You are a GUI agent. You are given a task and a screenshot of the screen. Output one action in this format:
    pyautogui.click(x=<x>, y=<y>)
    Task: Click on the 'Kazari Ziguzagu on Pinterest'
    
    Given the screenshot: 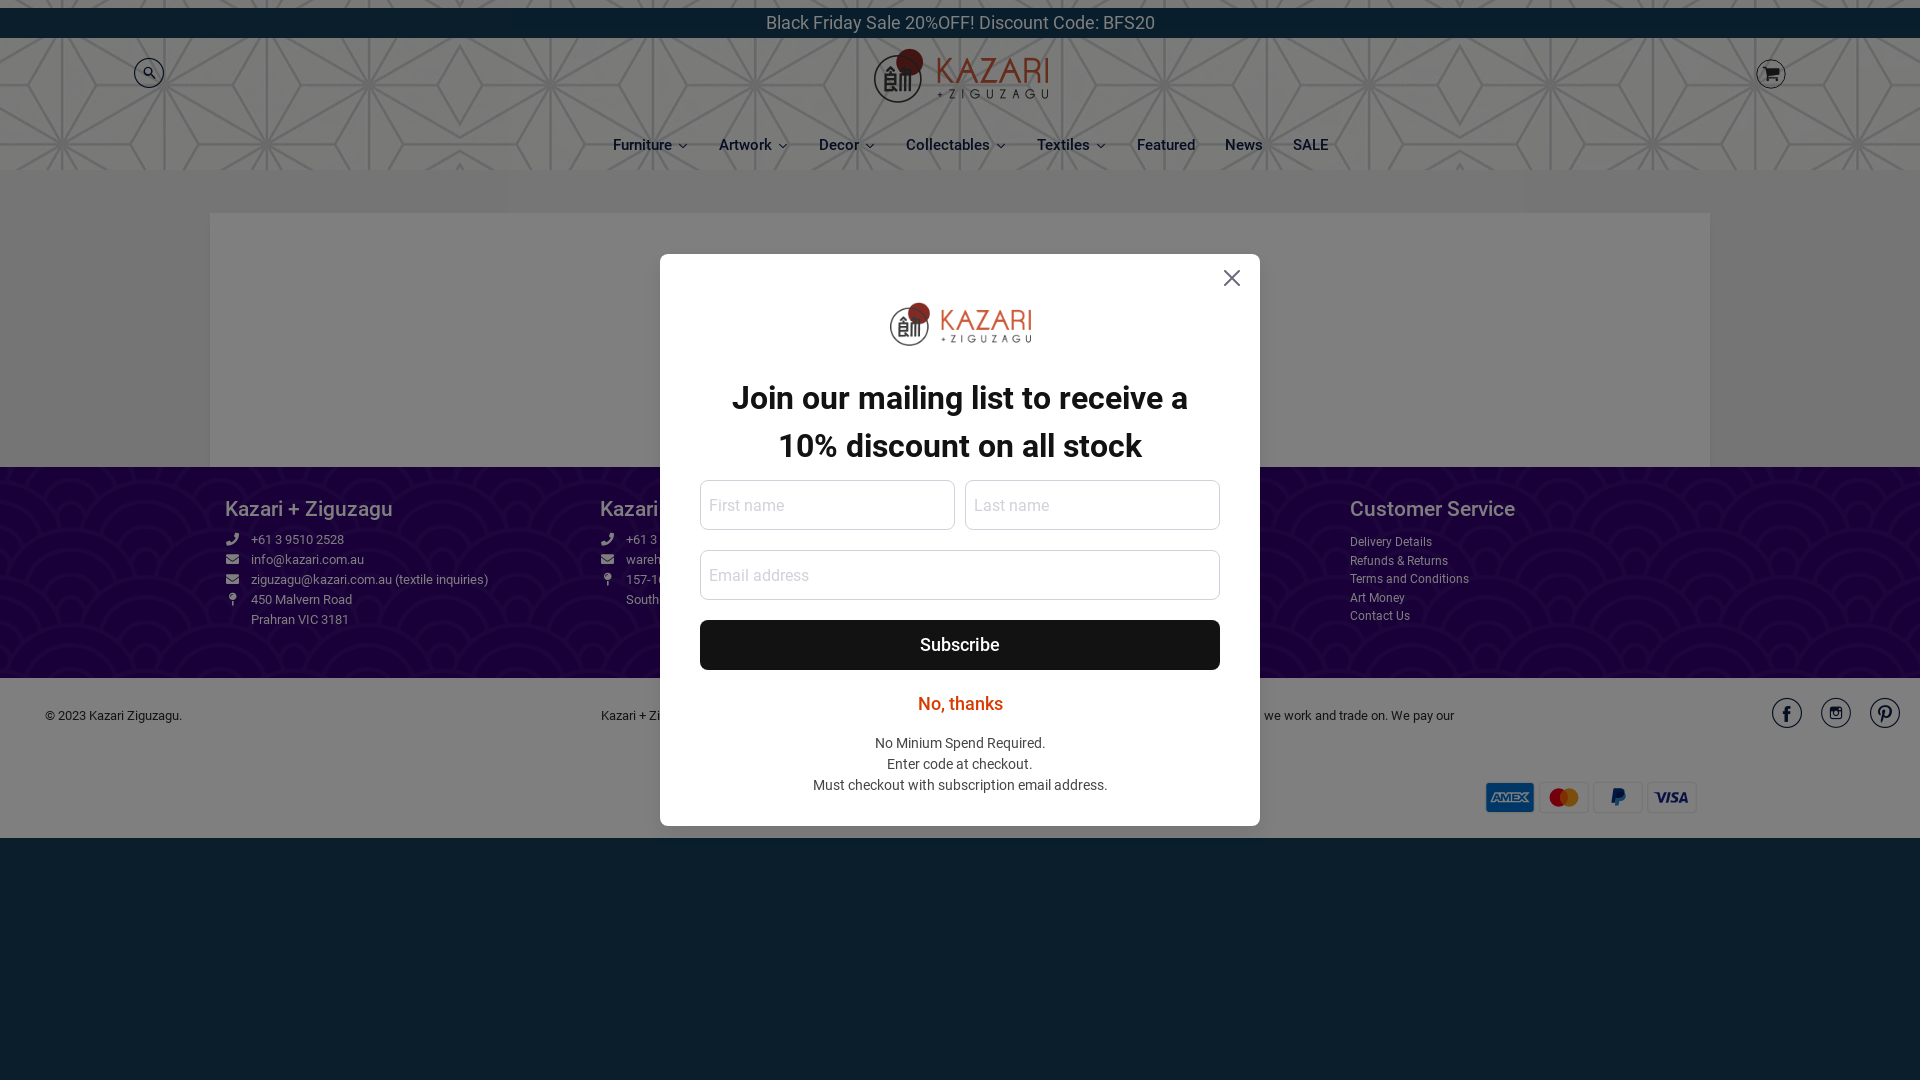 What is the action you would take?
    pyautogui.click(x=1884, y=718)
    